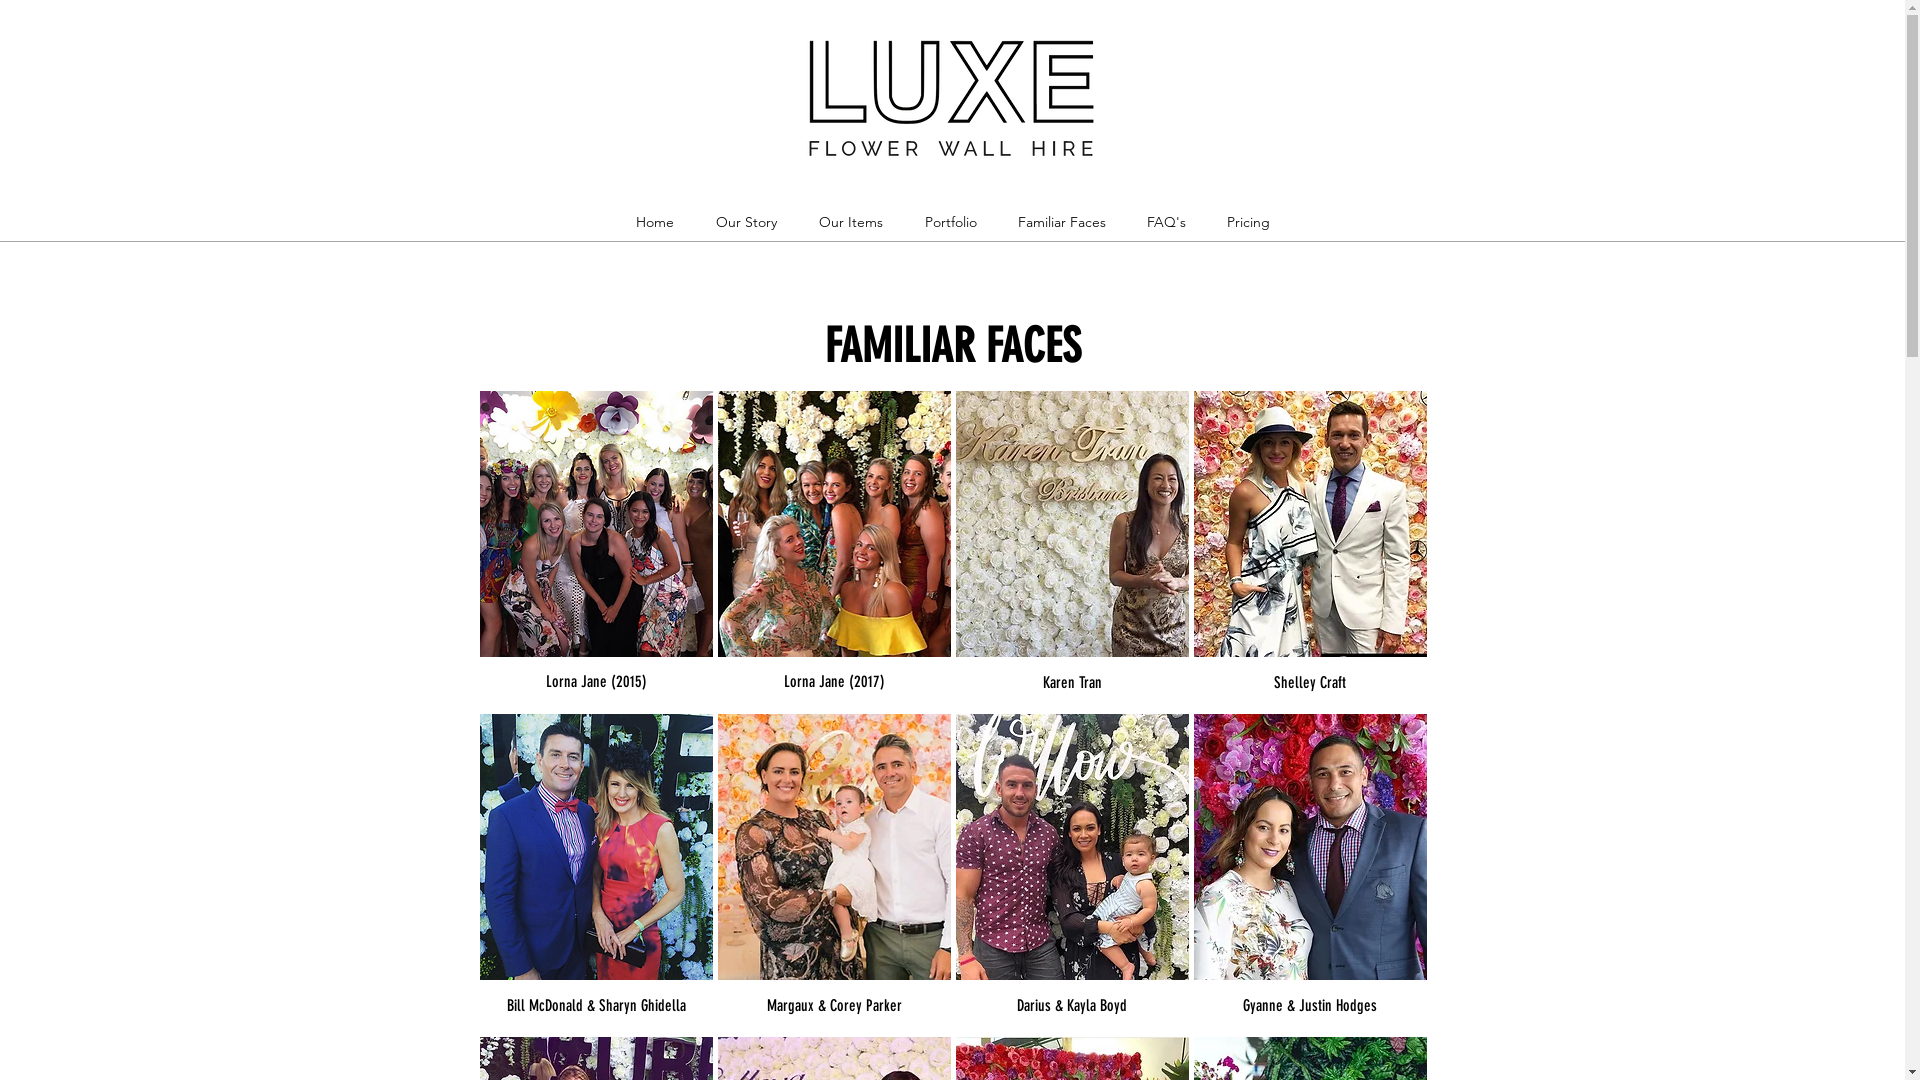 This screenshot has height=1080, width=1920. I want to click on 'Pricing', so click(1247, 222).